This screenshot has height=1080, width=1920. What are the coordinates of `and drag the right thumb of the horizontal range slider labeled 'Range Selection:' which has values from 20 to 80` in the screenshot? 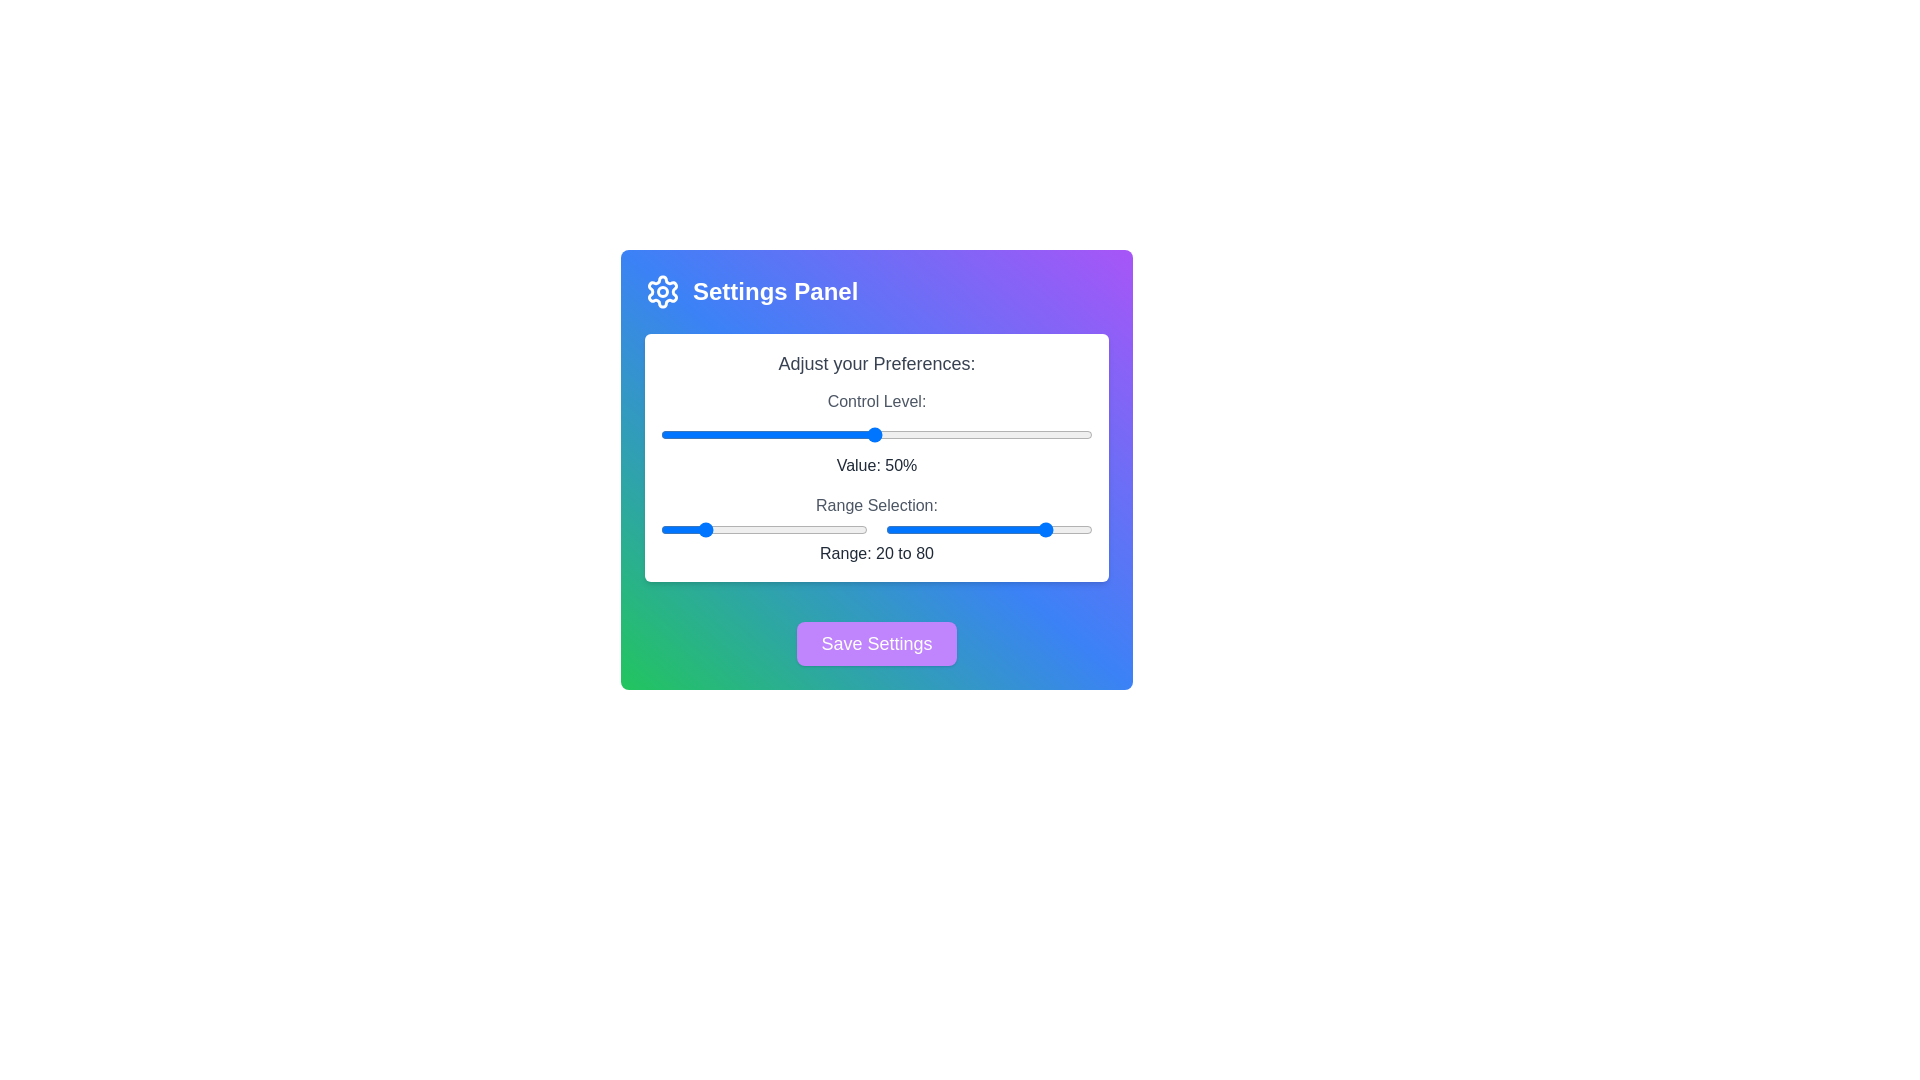 It's located at (877, 528).